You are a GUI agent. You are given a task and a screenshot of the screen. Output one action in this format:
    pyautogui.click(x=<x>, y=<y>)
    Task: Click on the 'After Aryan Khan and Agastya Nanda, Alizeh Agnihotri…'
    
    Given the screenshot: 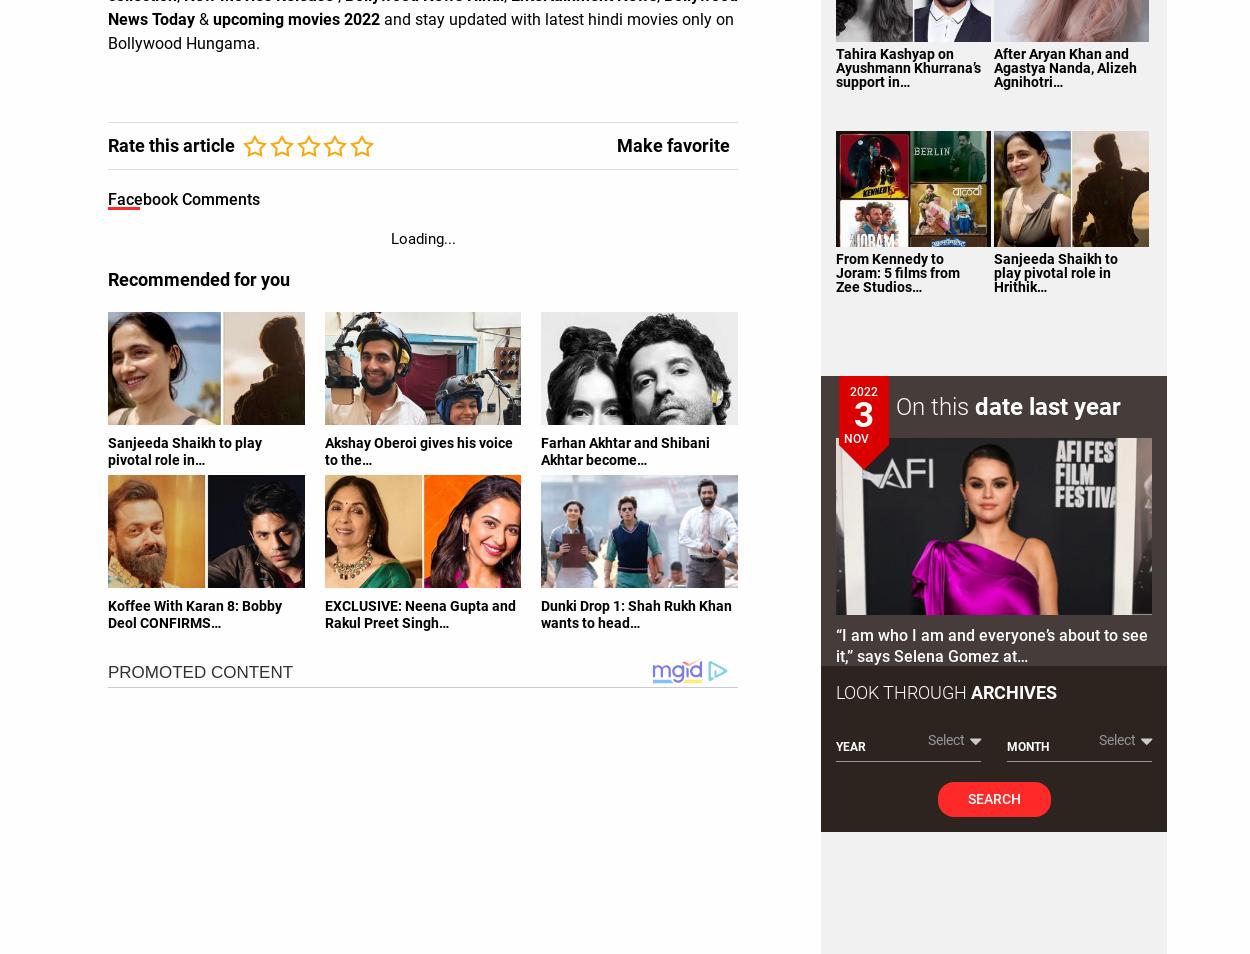 What is the action you would take?
    pyautogui.click(x=1063, y=65)
    